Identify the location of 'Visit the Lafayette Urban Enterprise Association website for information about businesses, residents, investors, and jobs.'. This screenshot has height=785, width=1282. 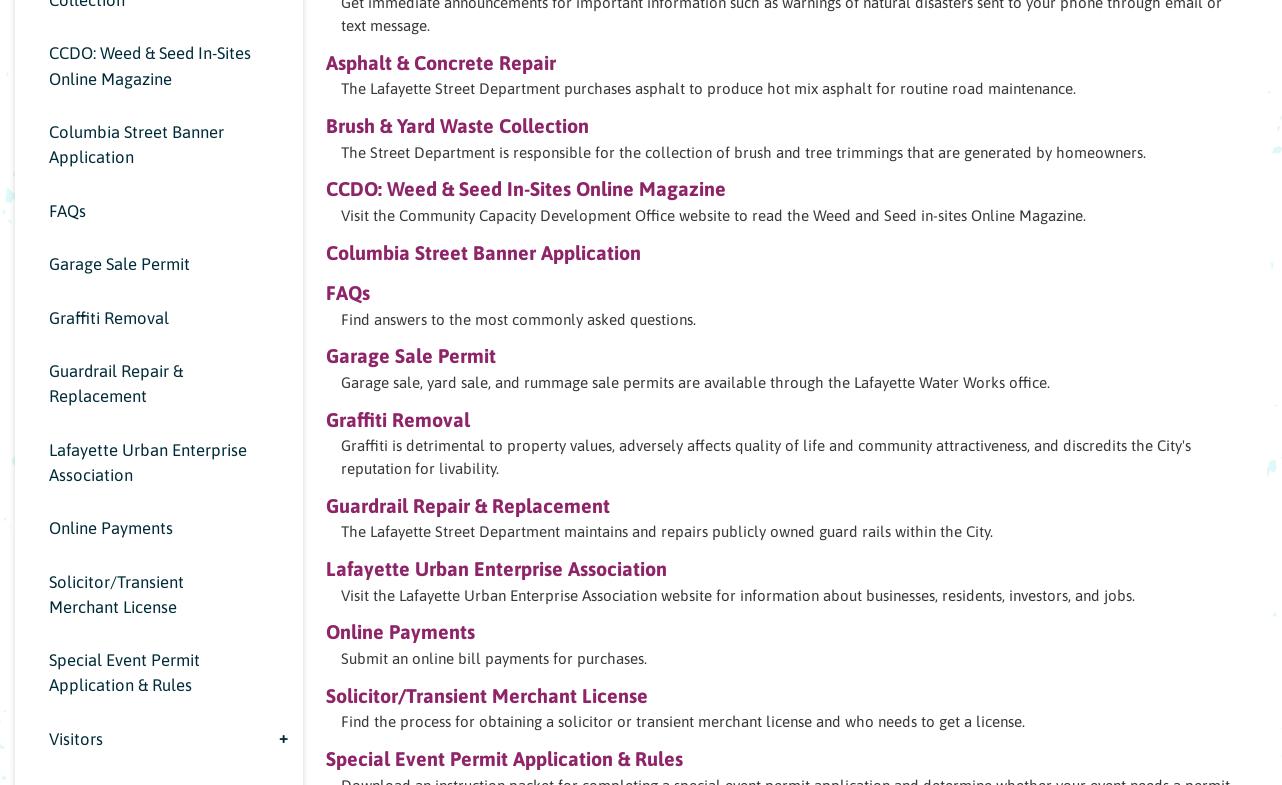
(738, 594).